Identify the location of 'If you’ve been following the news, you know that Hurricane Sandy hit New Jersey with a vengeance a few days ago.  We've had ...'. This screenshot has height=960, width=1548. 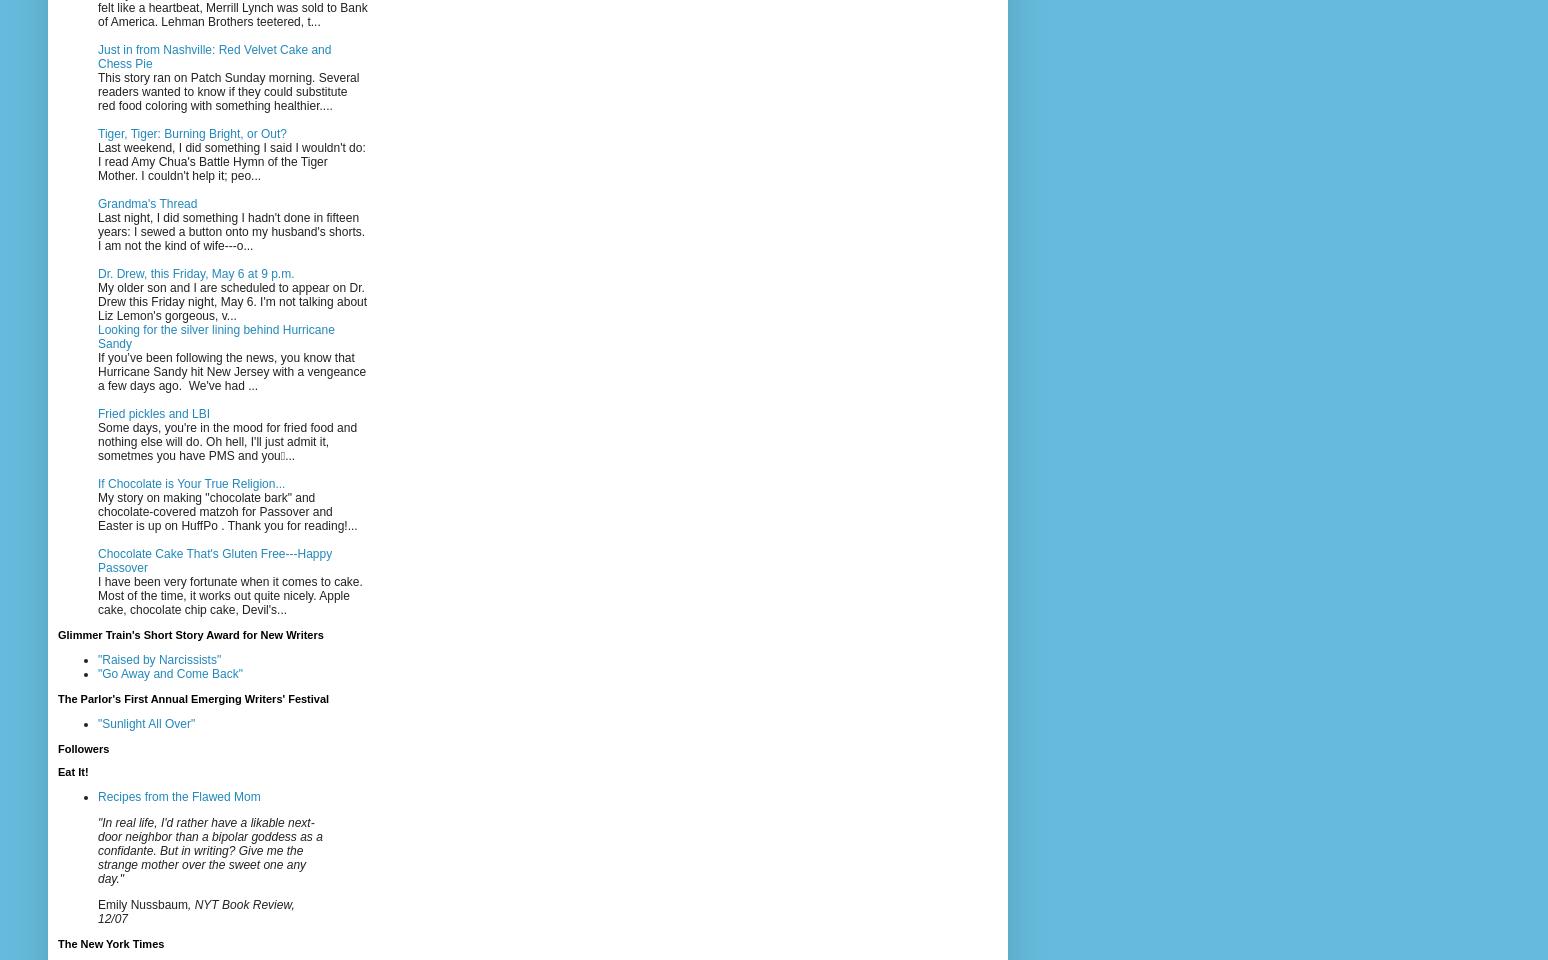
(96, 370).